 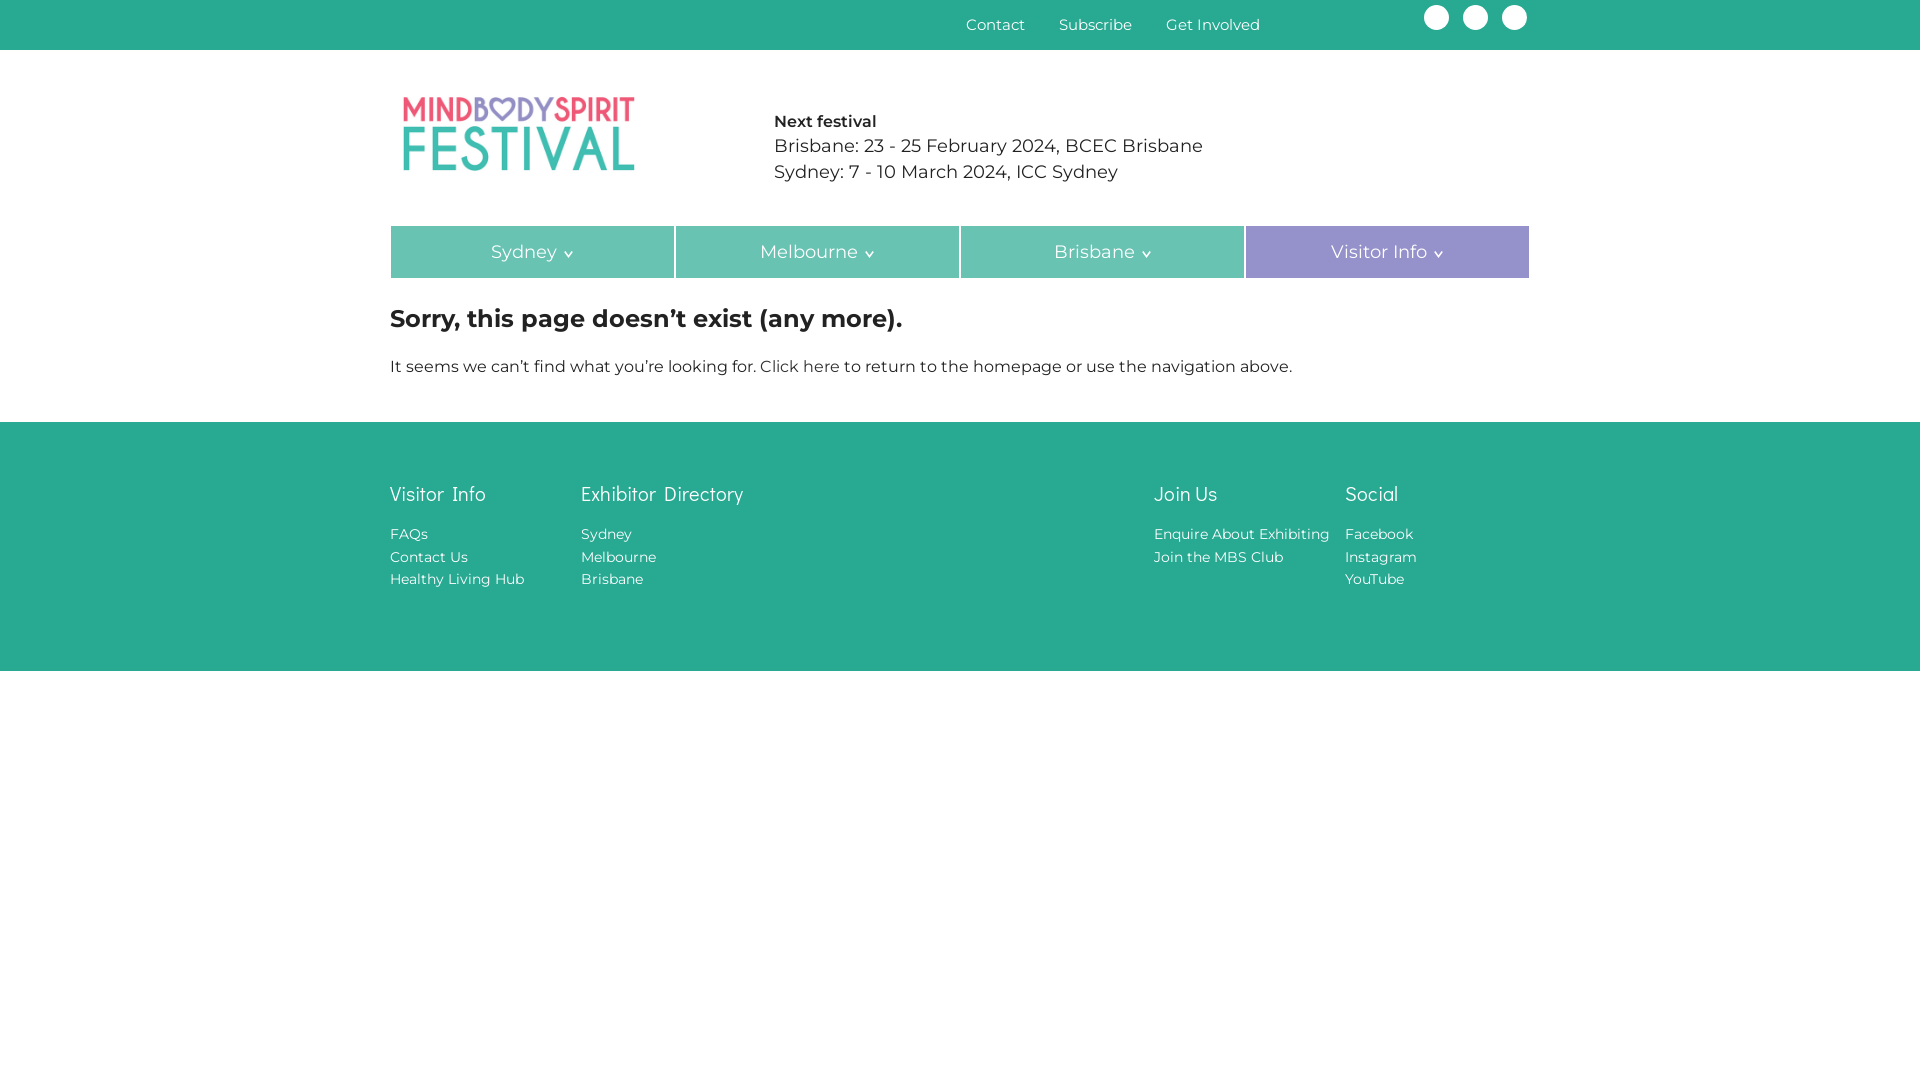 What do you see at coordinates (1380, 556) in the screenshot?
I see `'Instagram'` at bounding box center [1380, 556].